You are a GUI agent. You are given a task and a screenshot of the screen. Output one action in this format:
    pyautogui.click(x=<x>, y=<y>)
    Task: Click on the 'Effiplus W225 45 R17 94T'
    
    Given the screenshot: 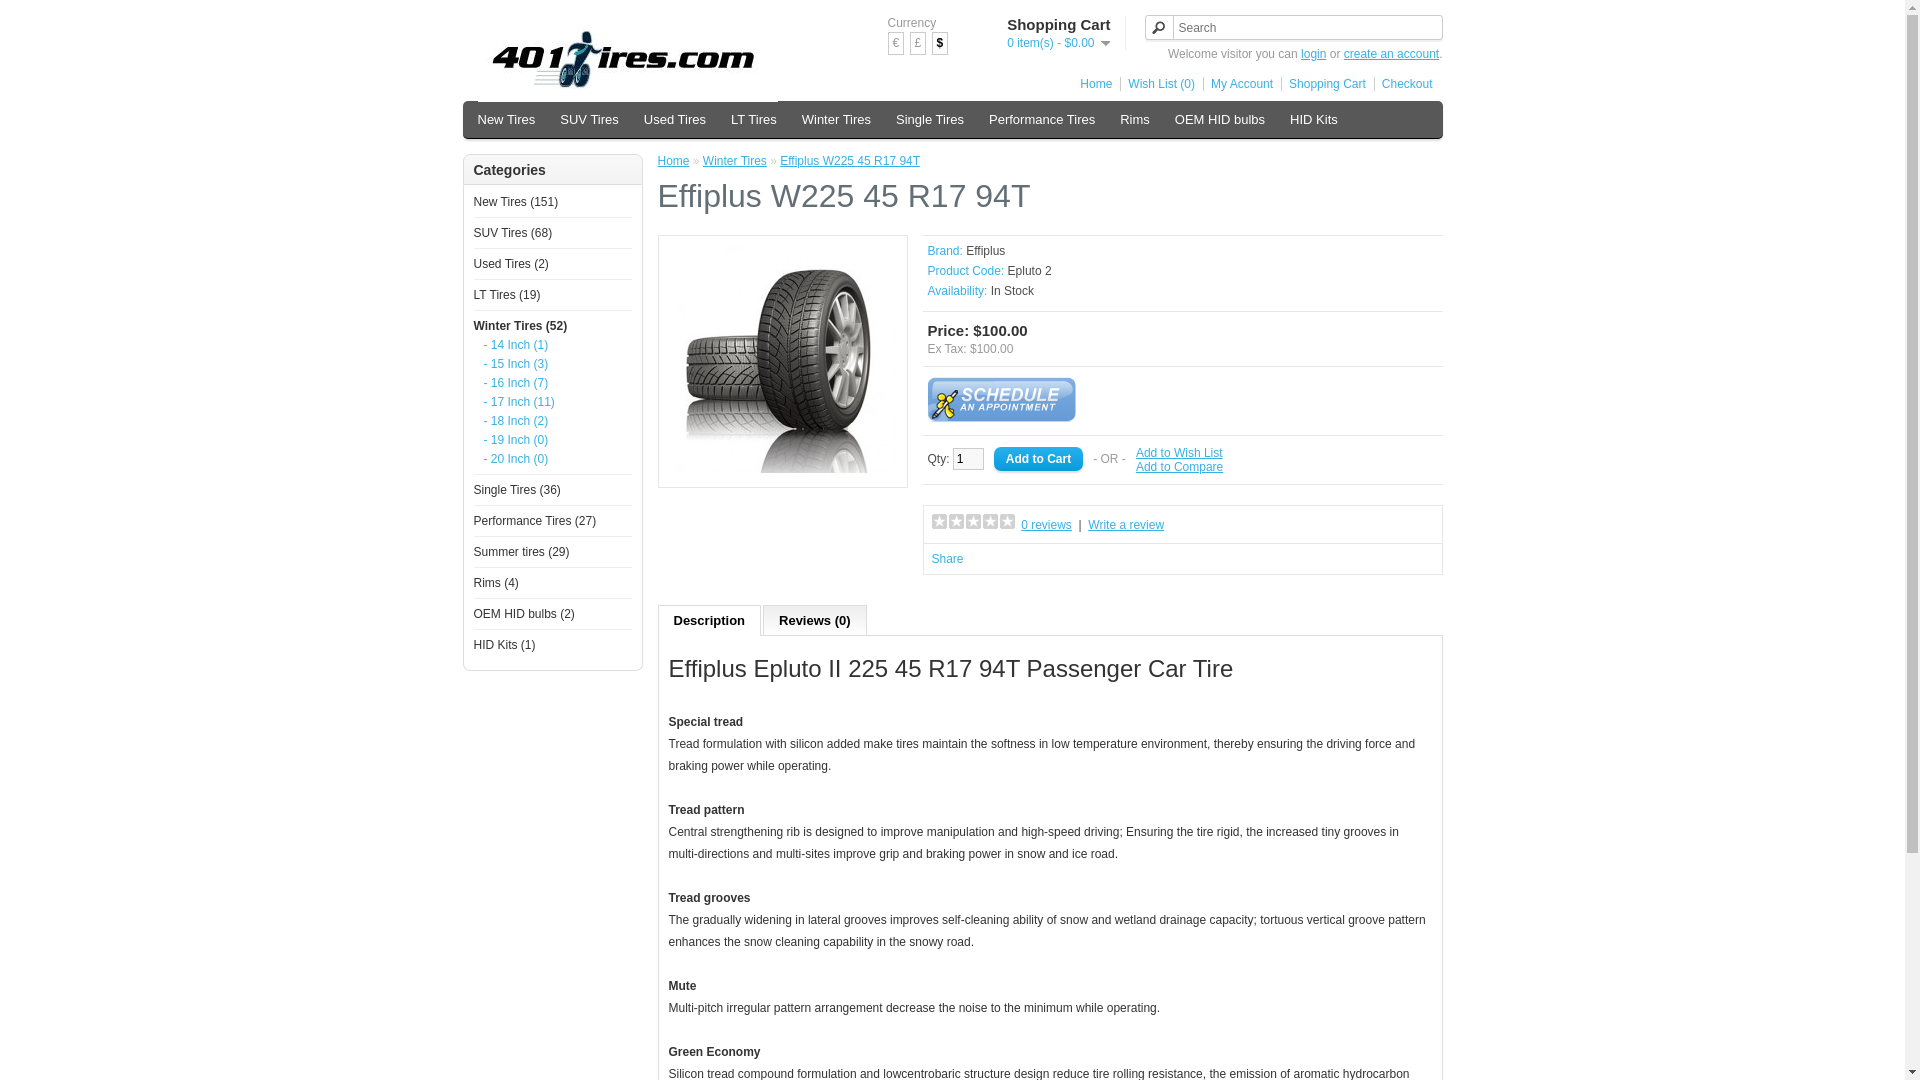 What is the action you would take?
    pyautogui.click(x=849, y=160)
    